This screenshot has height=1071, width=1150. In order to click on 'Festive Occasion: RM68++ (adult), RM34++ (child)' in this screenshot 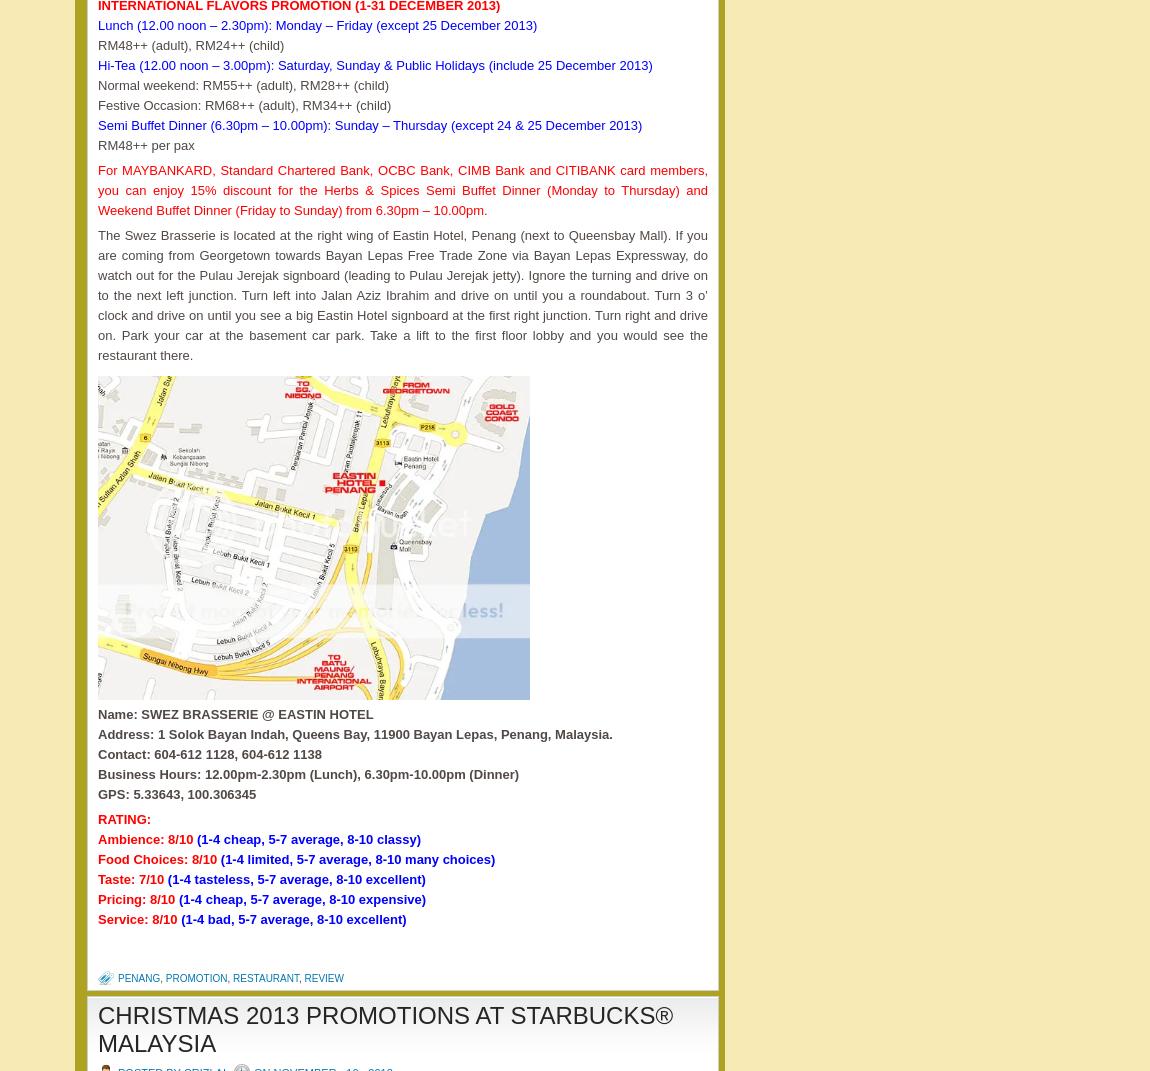, I will do `click(96, 105)`.